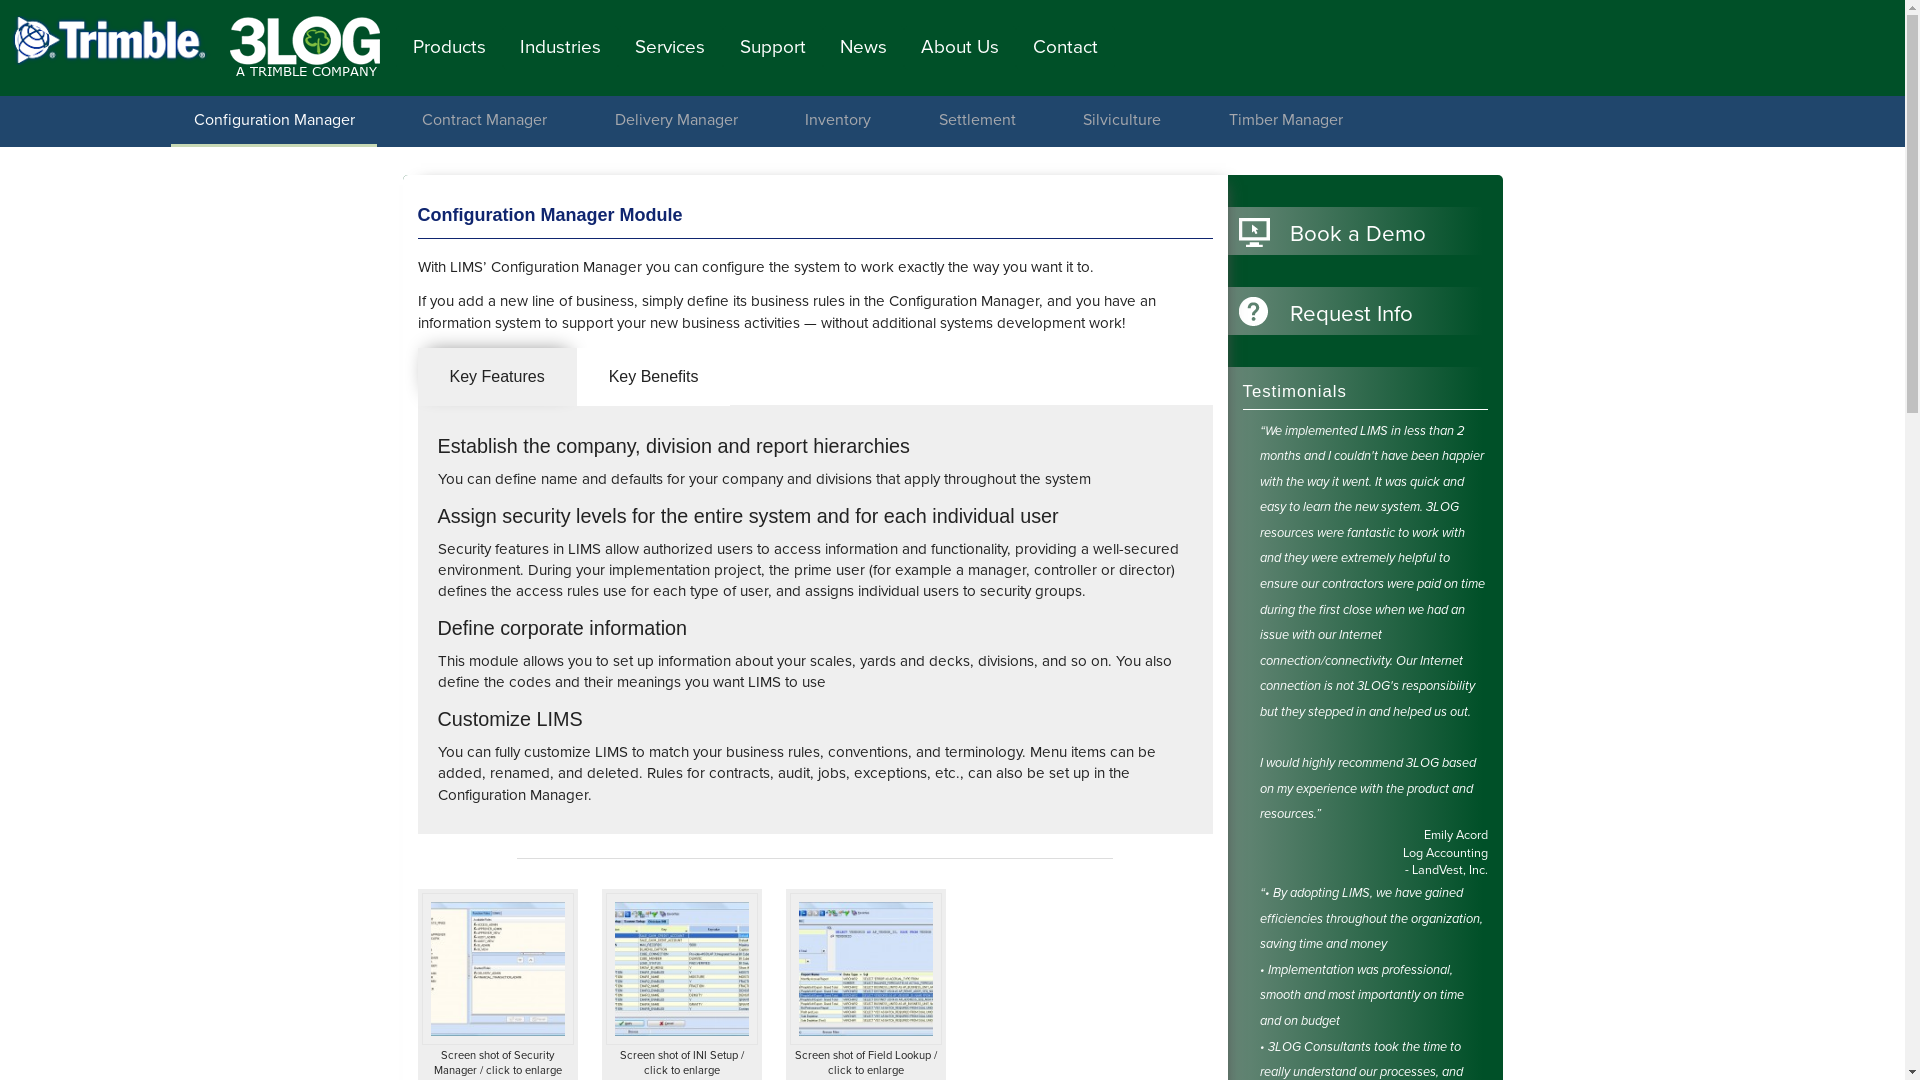 The width and height of the screenshot is (1920, 1080). Describe the element at coordinates (1213, 119) in the screenshot. I see `'Timber Manager'` at that location.